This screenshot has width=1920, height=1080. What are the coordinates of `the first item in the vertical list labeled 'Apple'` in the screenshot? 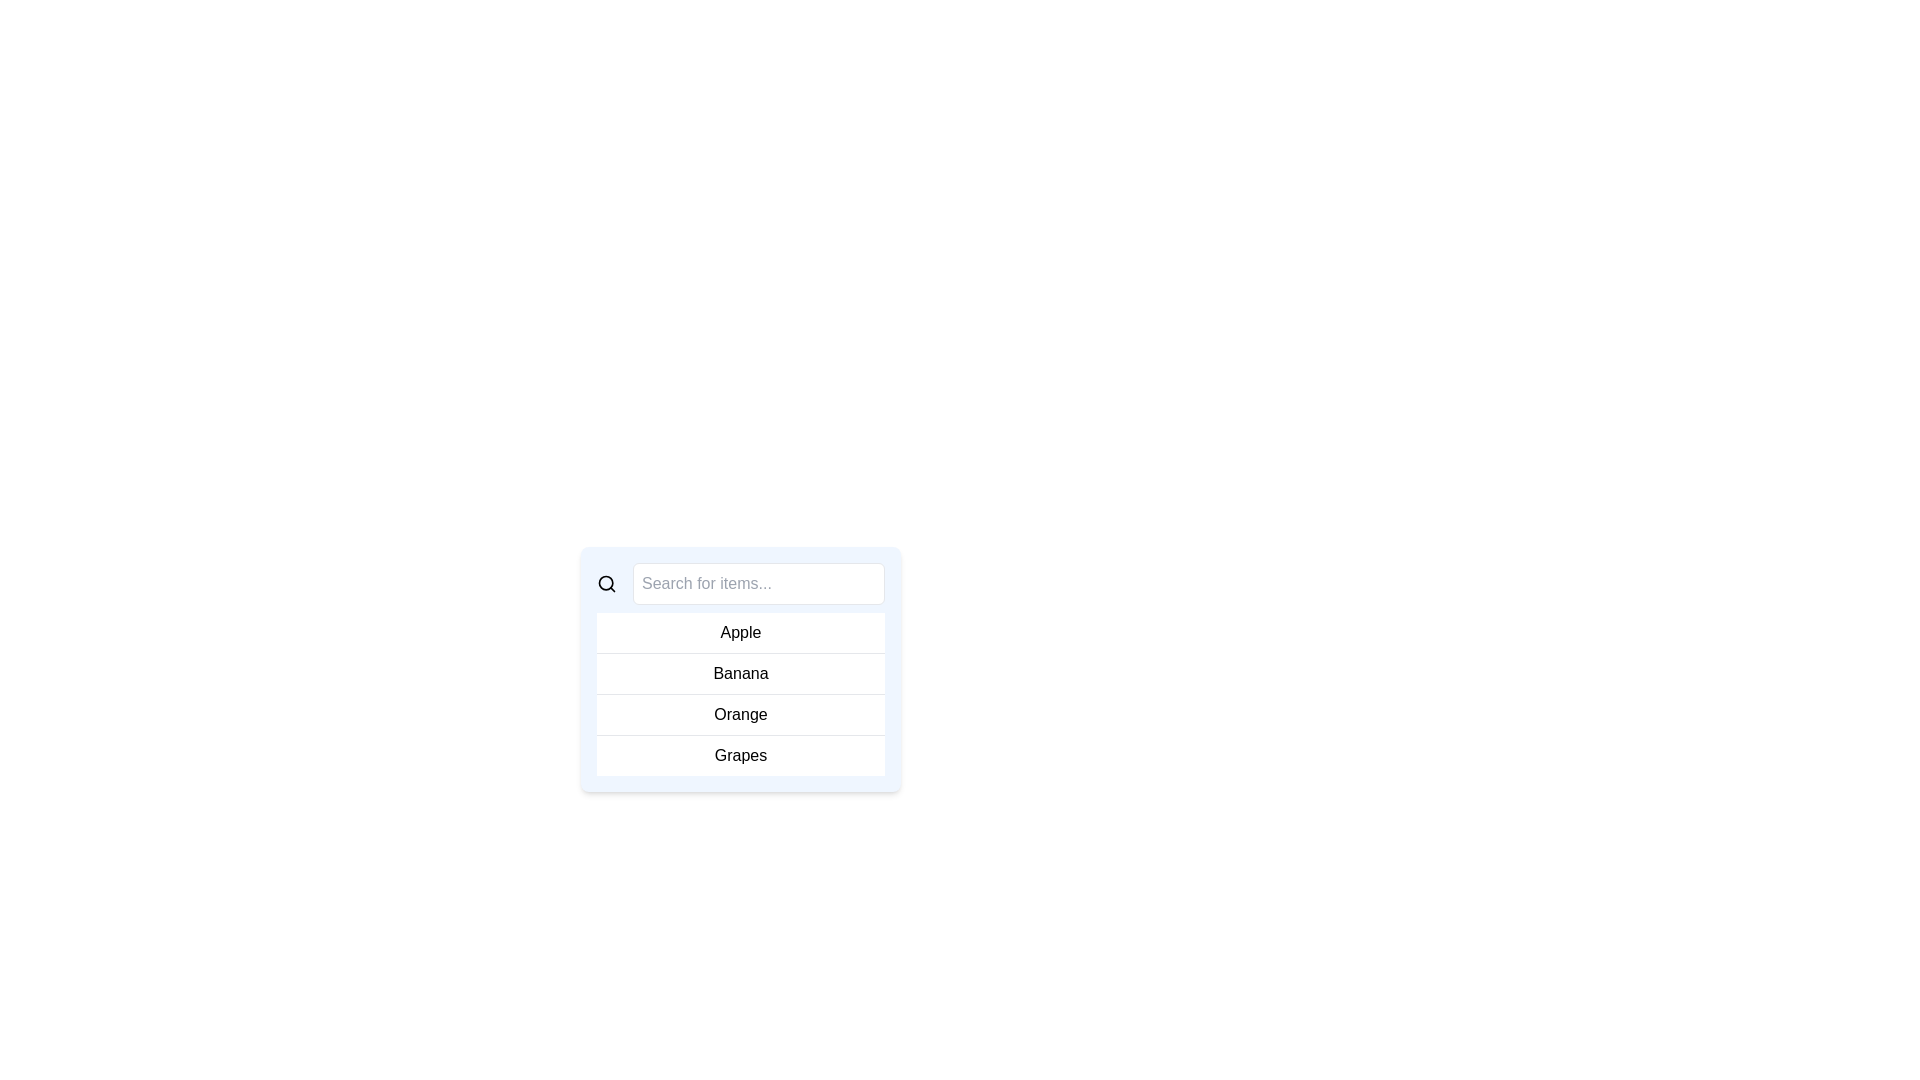 It's located at (739, 633).